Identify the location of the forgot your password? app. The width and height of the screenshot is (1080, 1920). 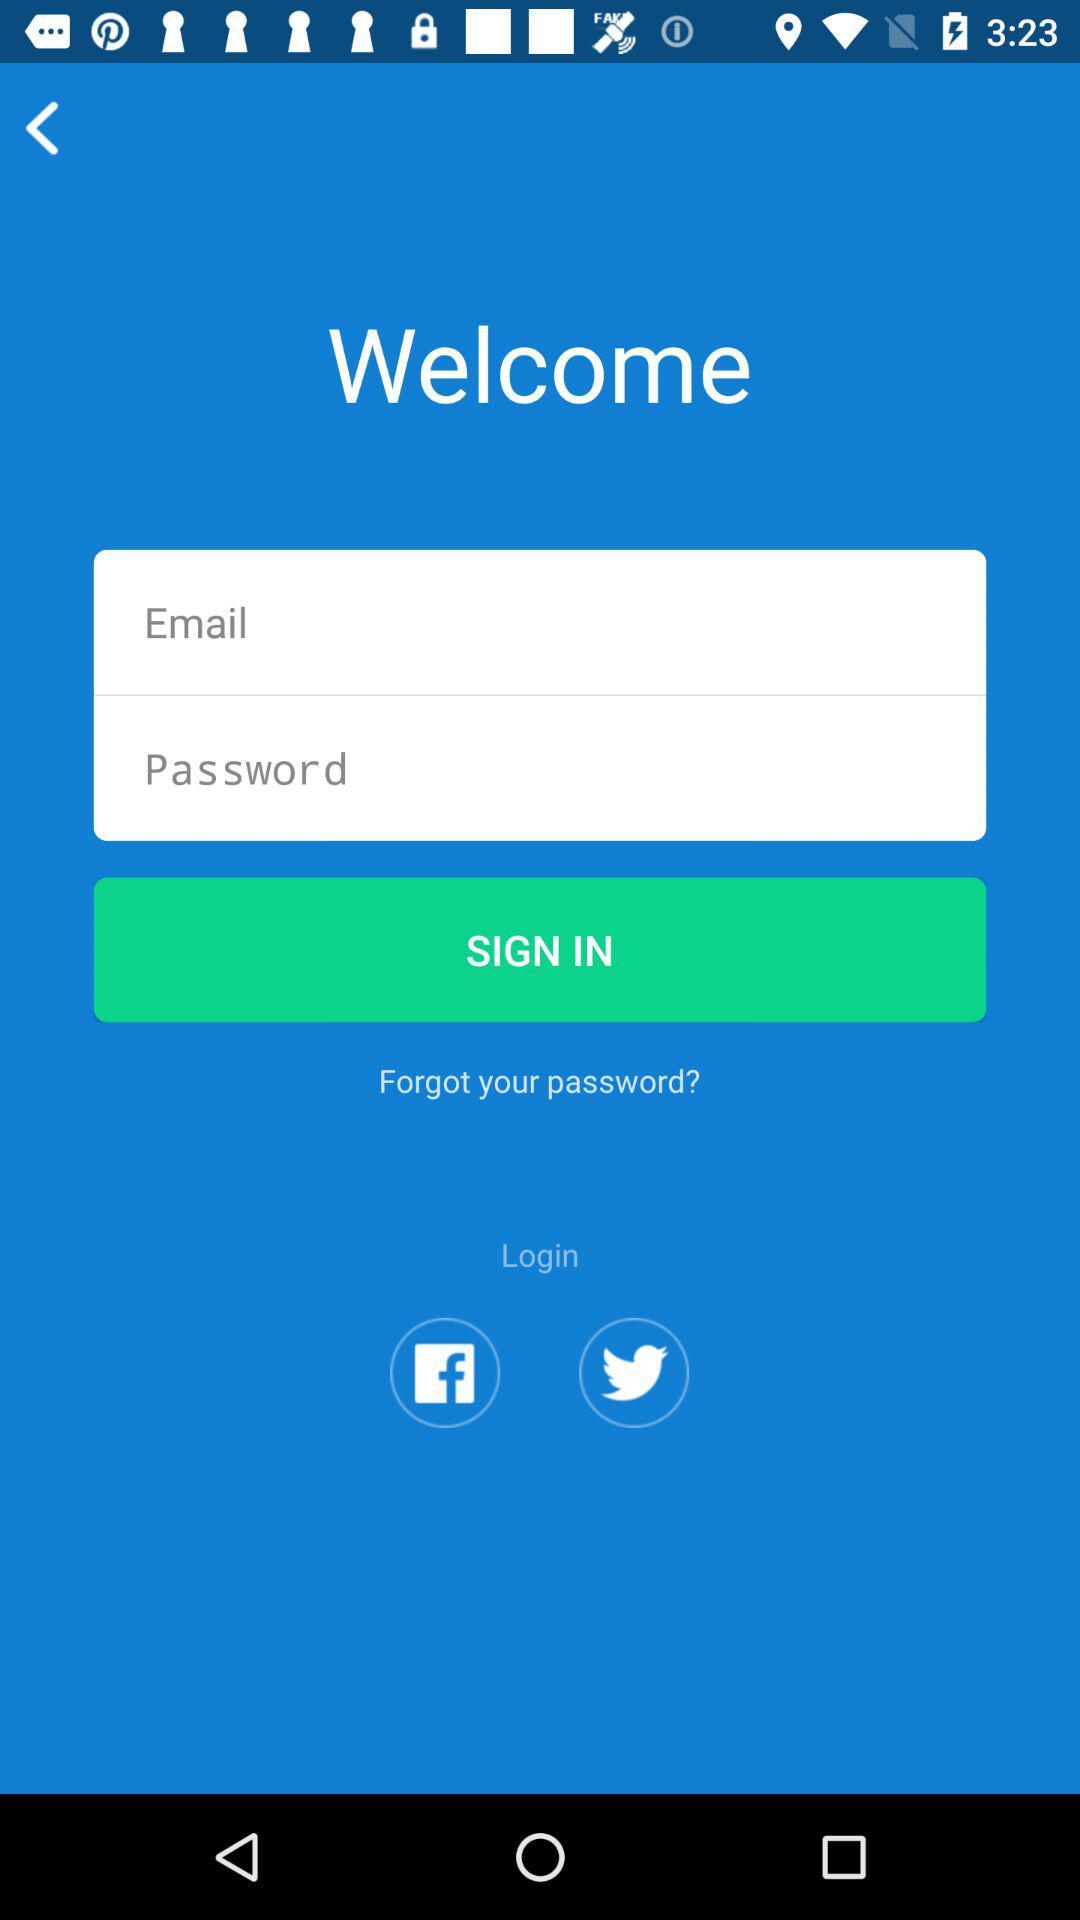
(538, 1079).